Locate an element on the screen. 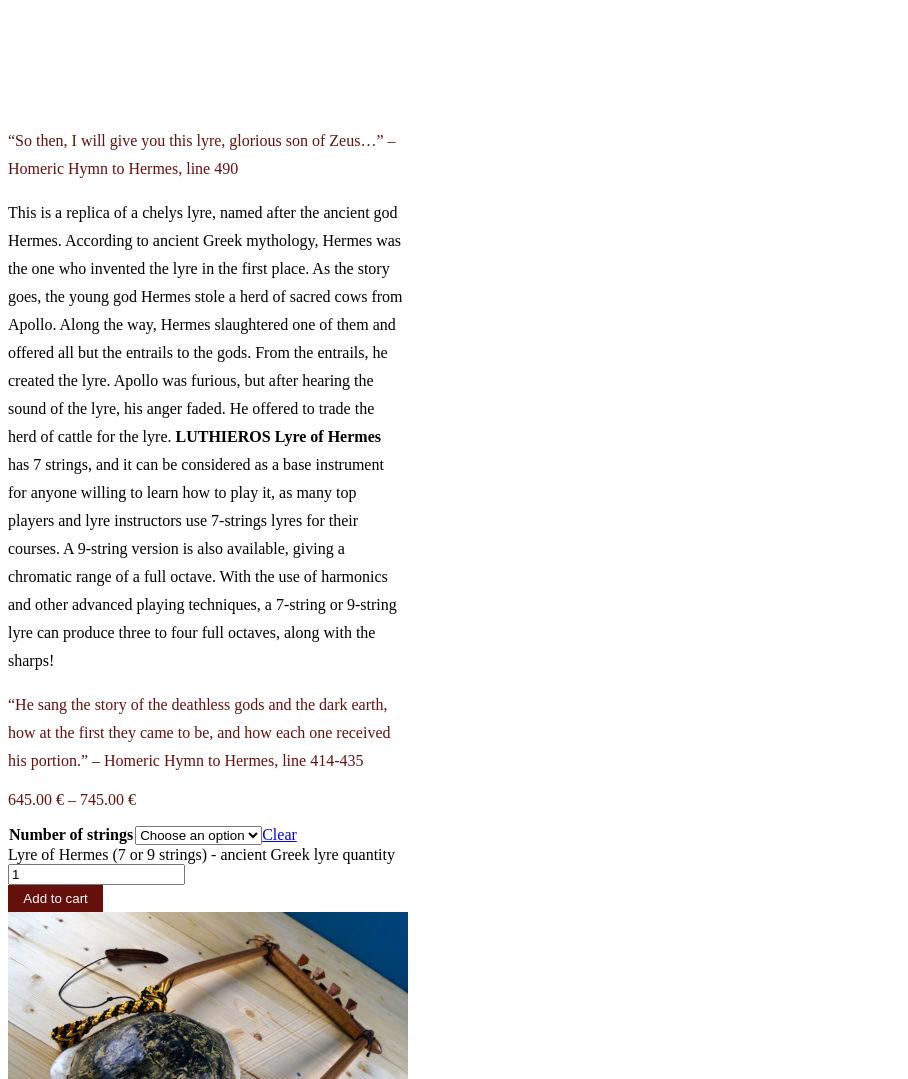 The image size is (908, 1079). '745.00' is located at coordinates (102, 797).